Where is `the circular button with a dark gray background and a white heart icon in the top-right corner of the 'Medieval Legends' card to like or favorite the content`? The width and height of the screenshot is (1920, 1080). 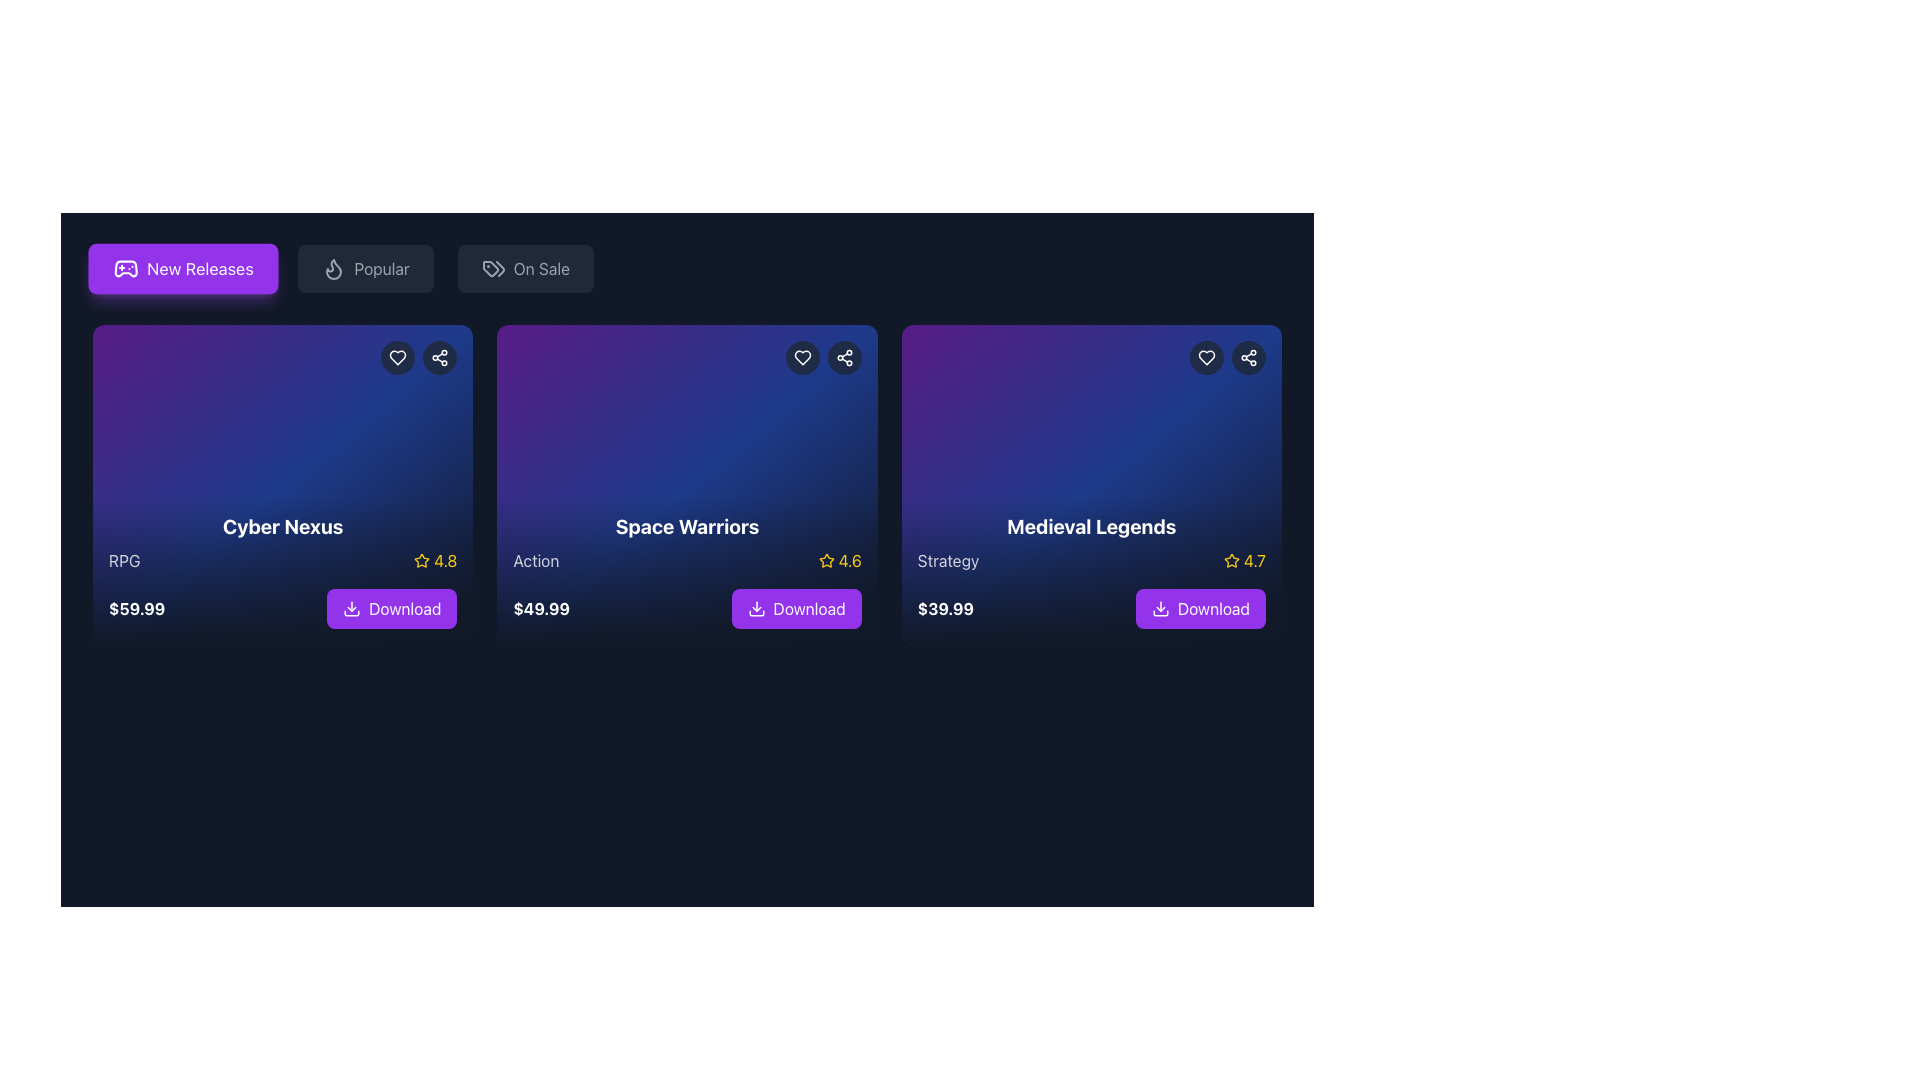 the circular button with a dark gray background and a white heart icon in the top-right corner of the 'Medieval Legends' card to like or favorite the content is located at coordinates (1205, 357).